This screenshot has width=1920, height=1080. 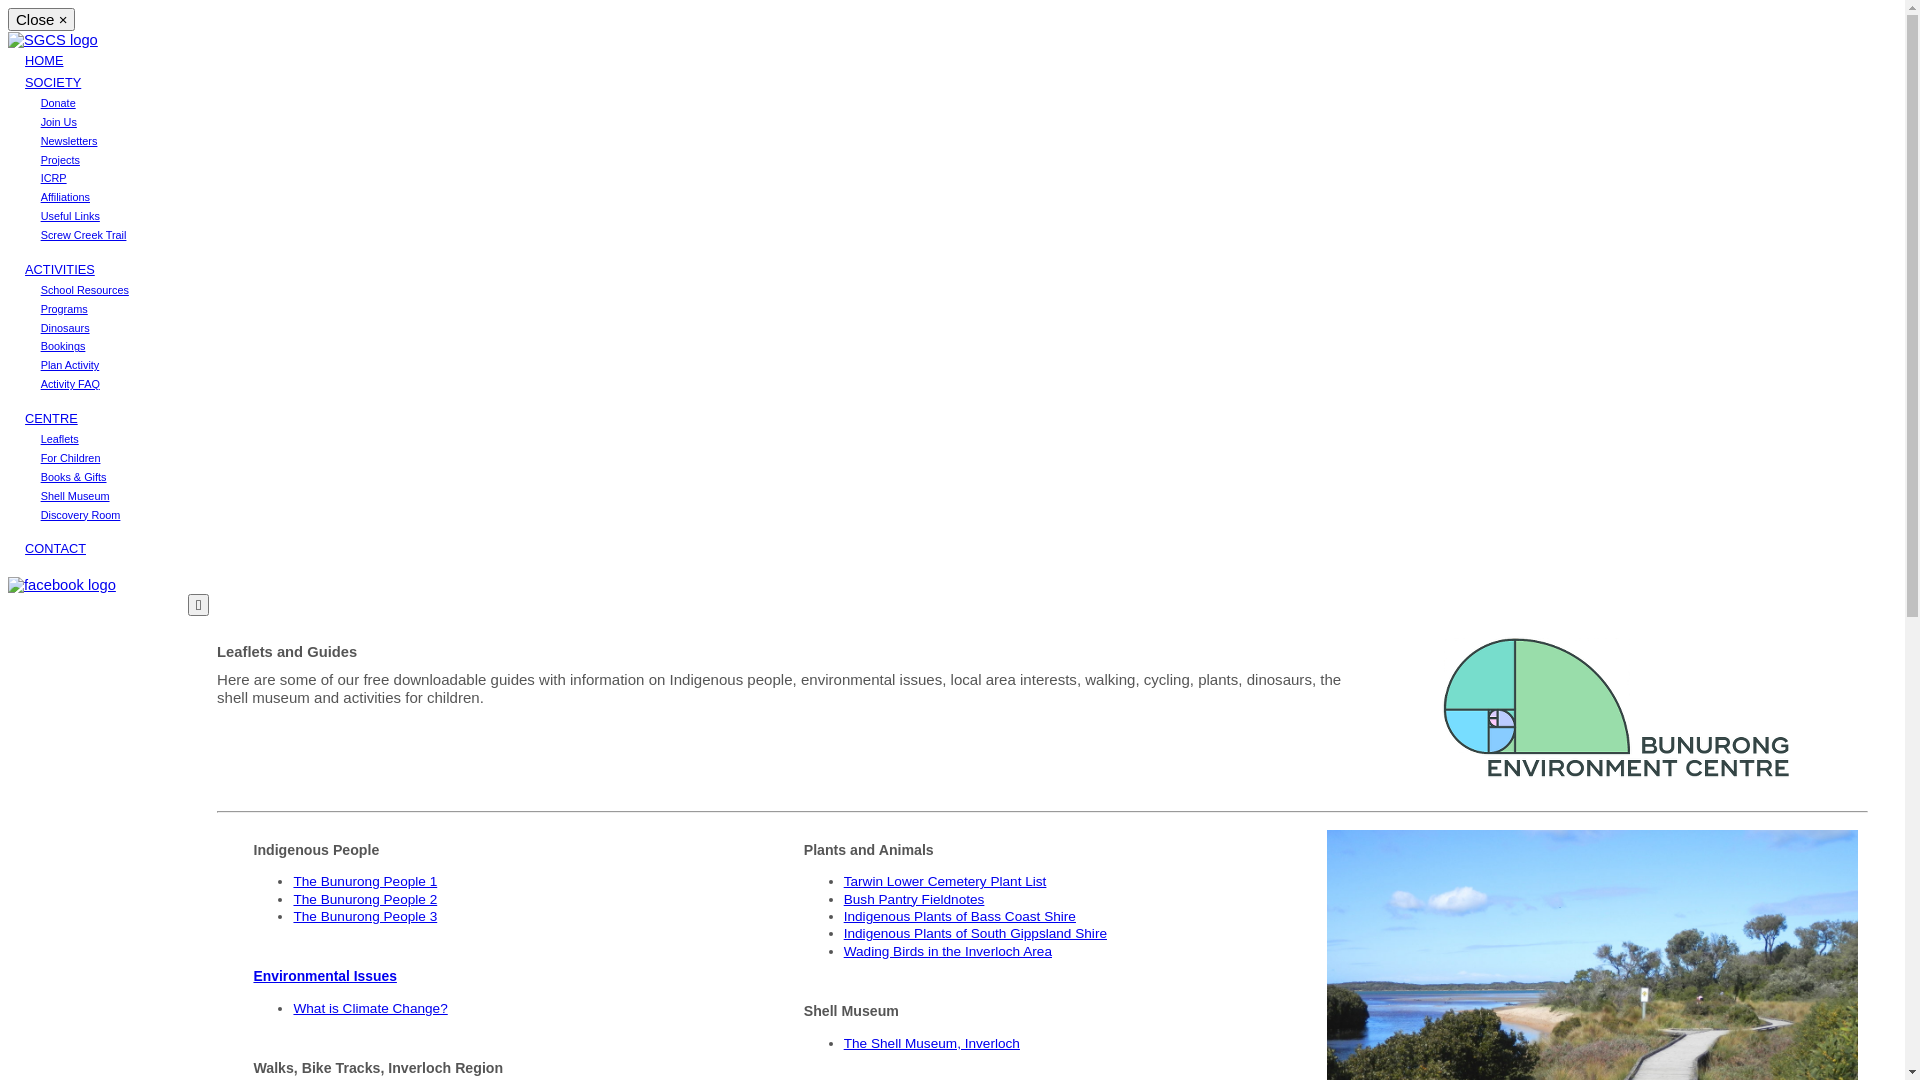 I want to click on 'The Bunurong People 2', so click(x=291, y=898).